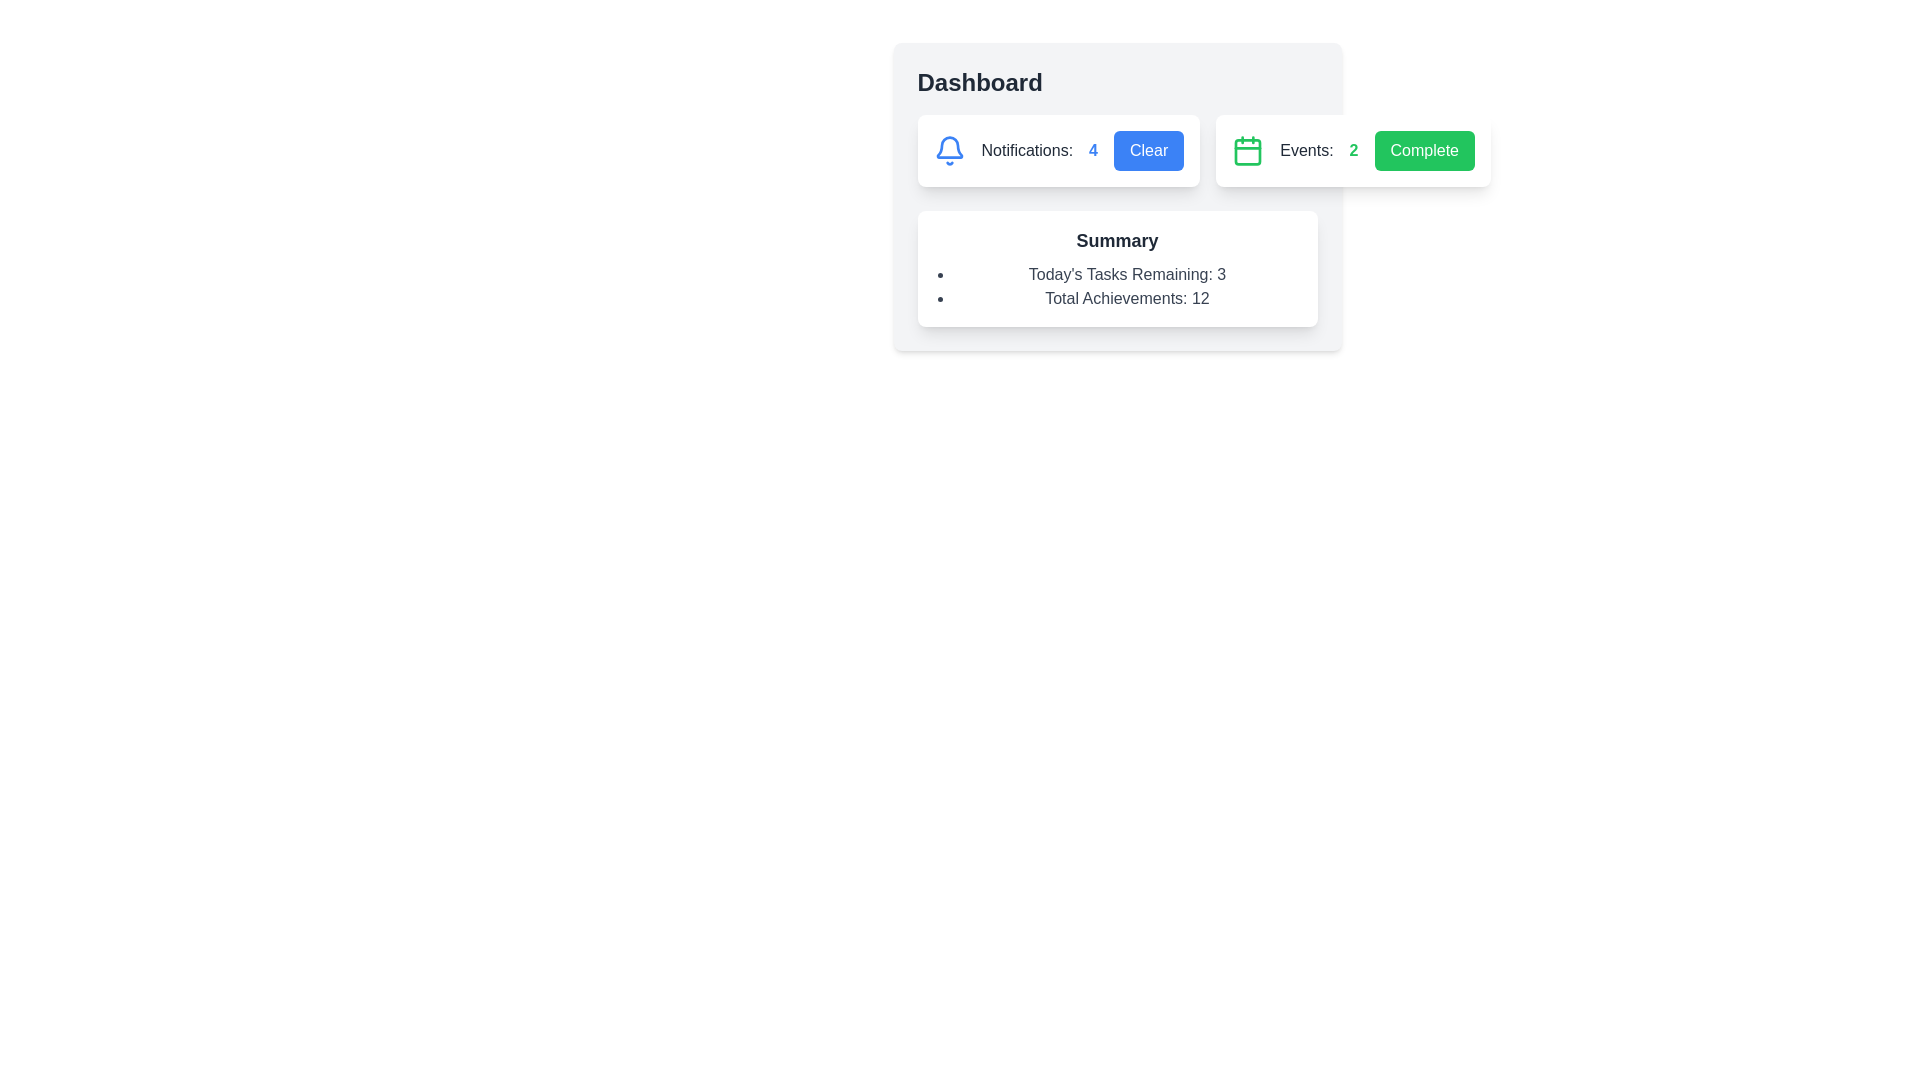 The image size is (1920, 1080). Describe the element at coordinates (1127, 274) in the screenshot. I see `text of the first item in the bullet list that summarizes the remaining tasks for the day, located above 'Total Achievements: 12' in the 'Summary' section` at that location.